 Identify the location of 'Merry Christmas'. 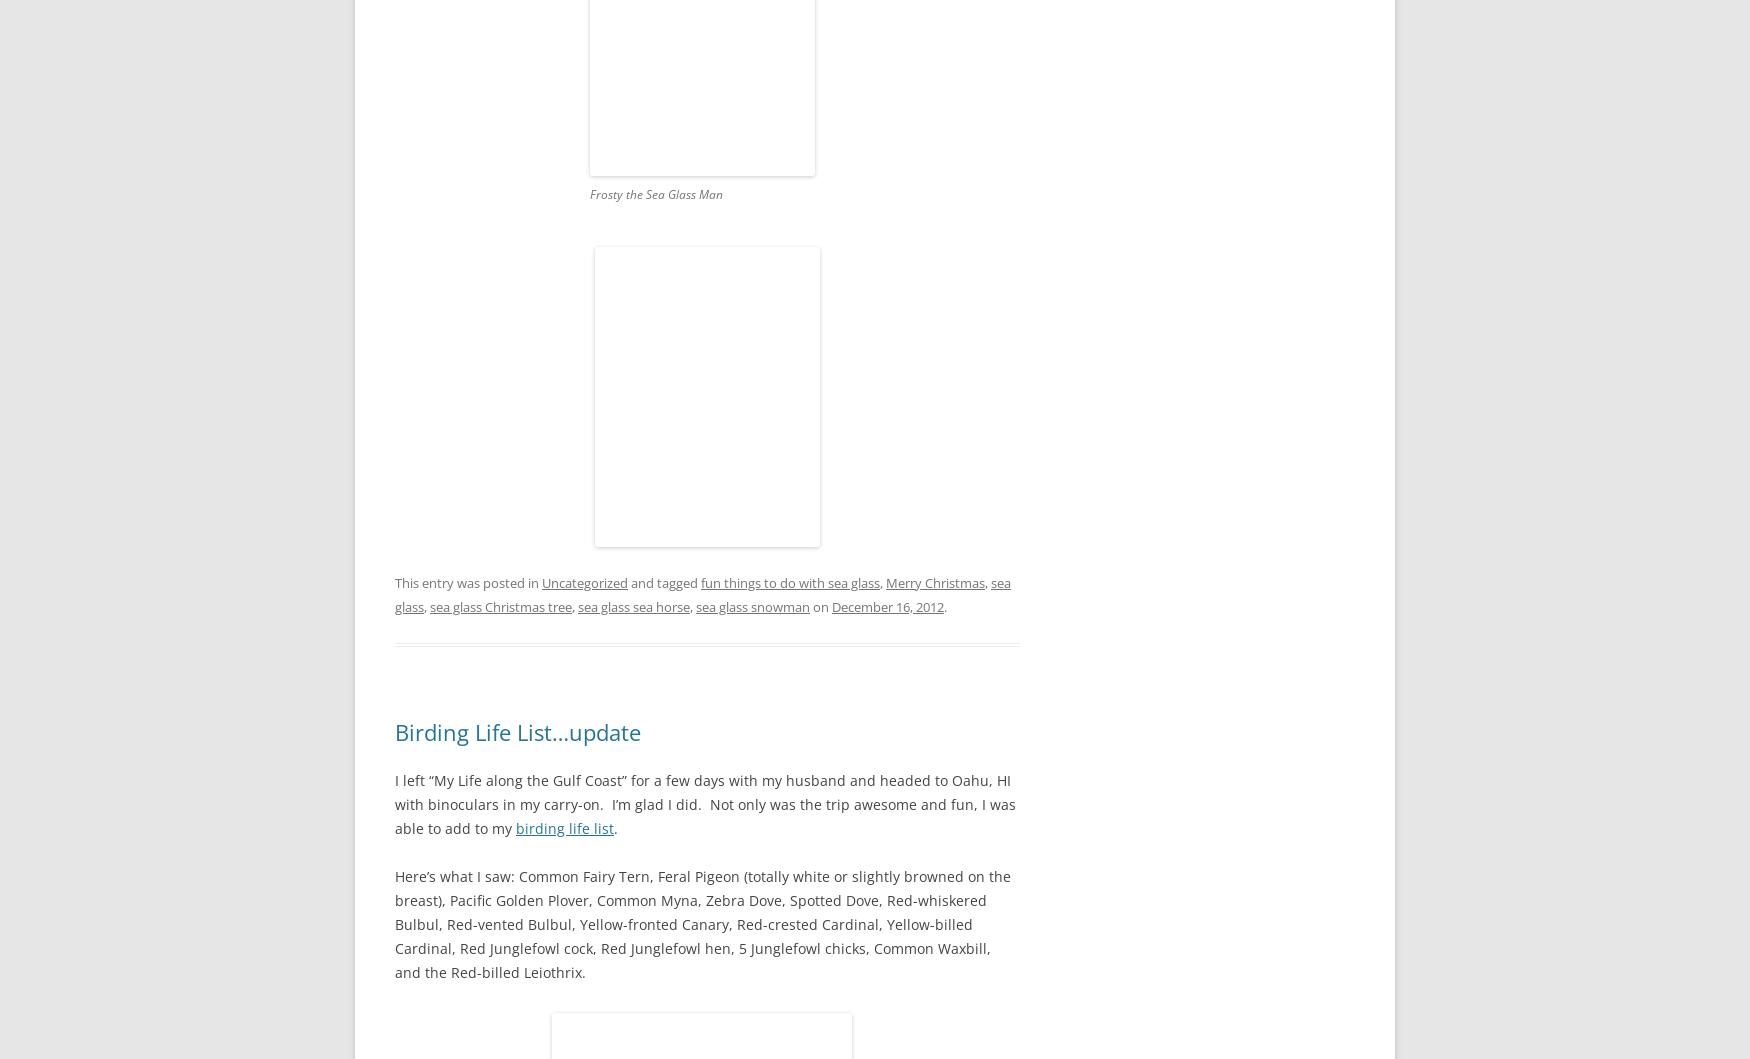
(934, 581).